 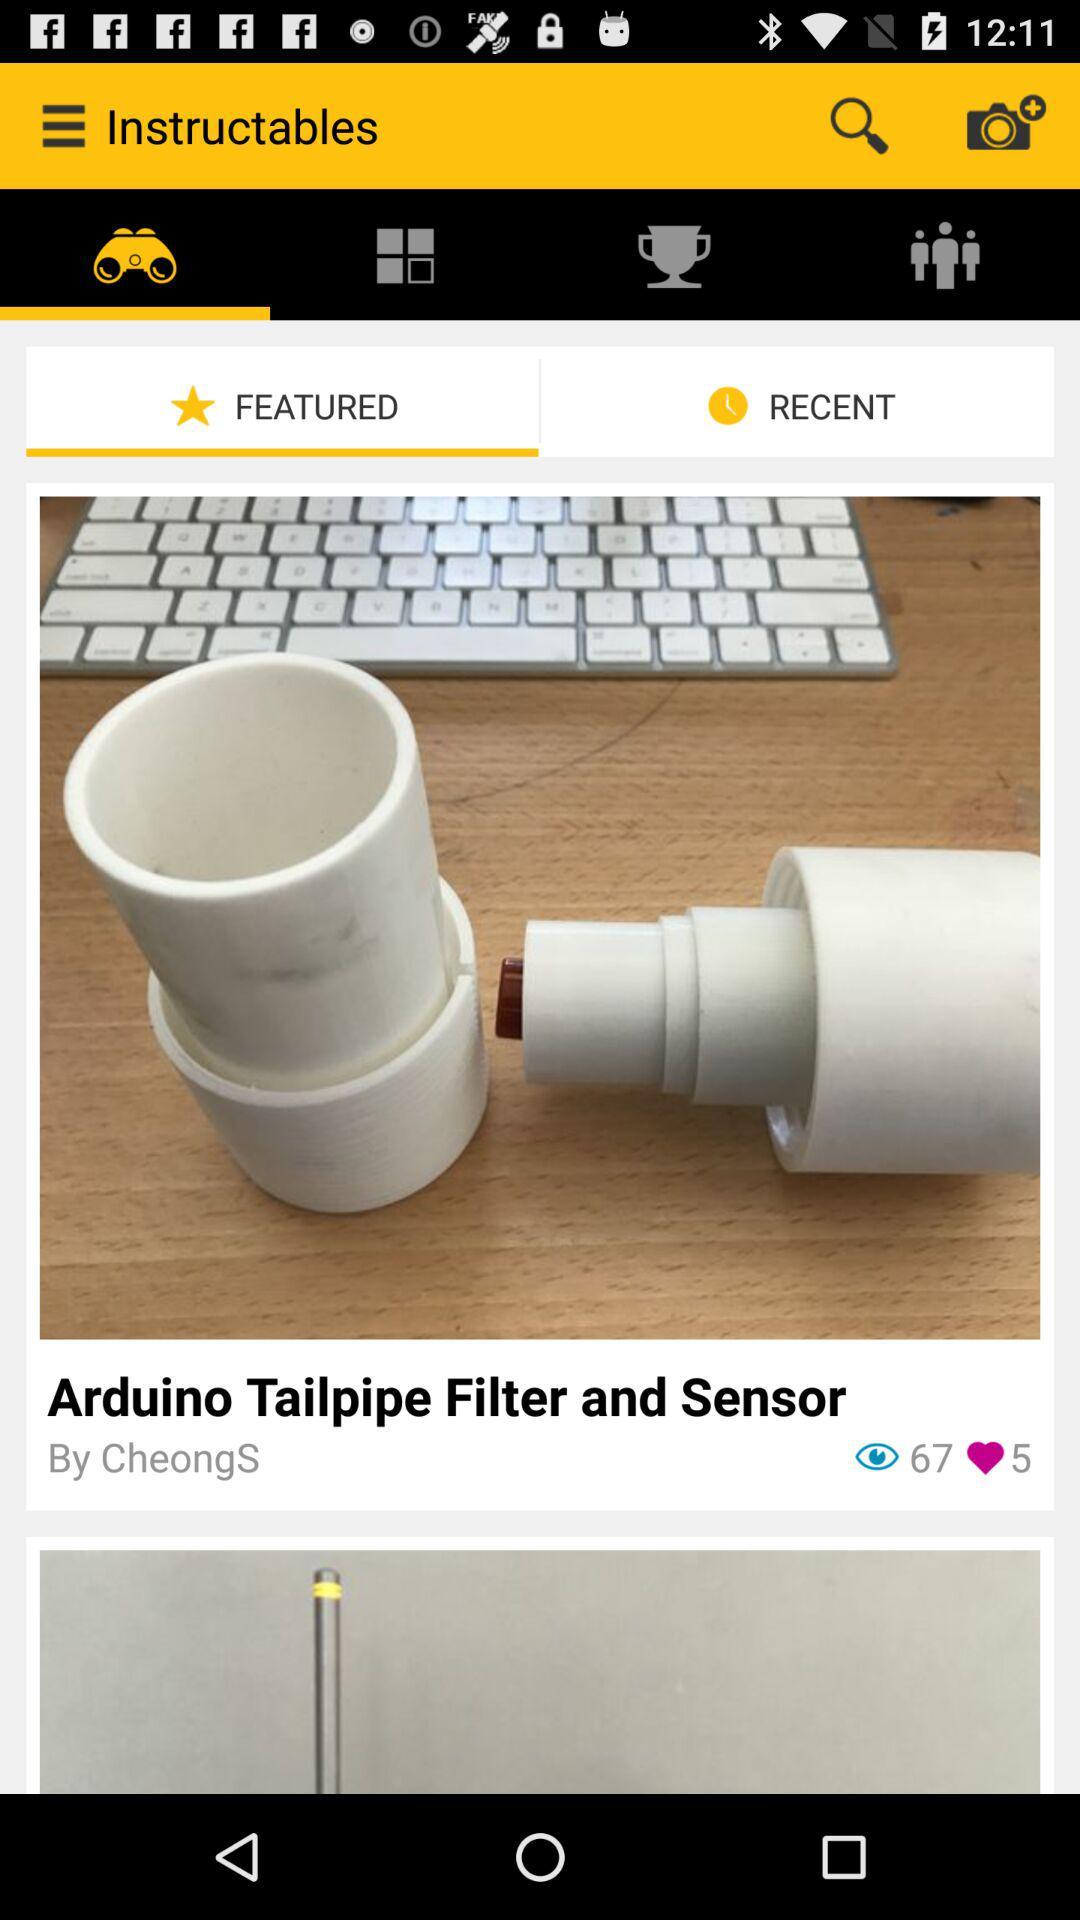 I want to click on arduino tailpipe filter icon, so click(x=538, y=1394).